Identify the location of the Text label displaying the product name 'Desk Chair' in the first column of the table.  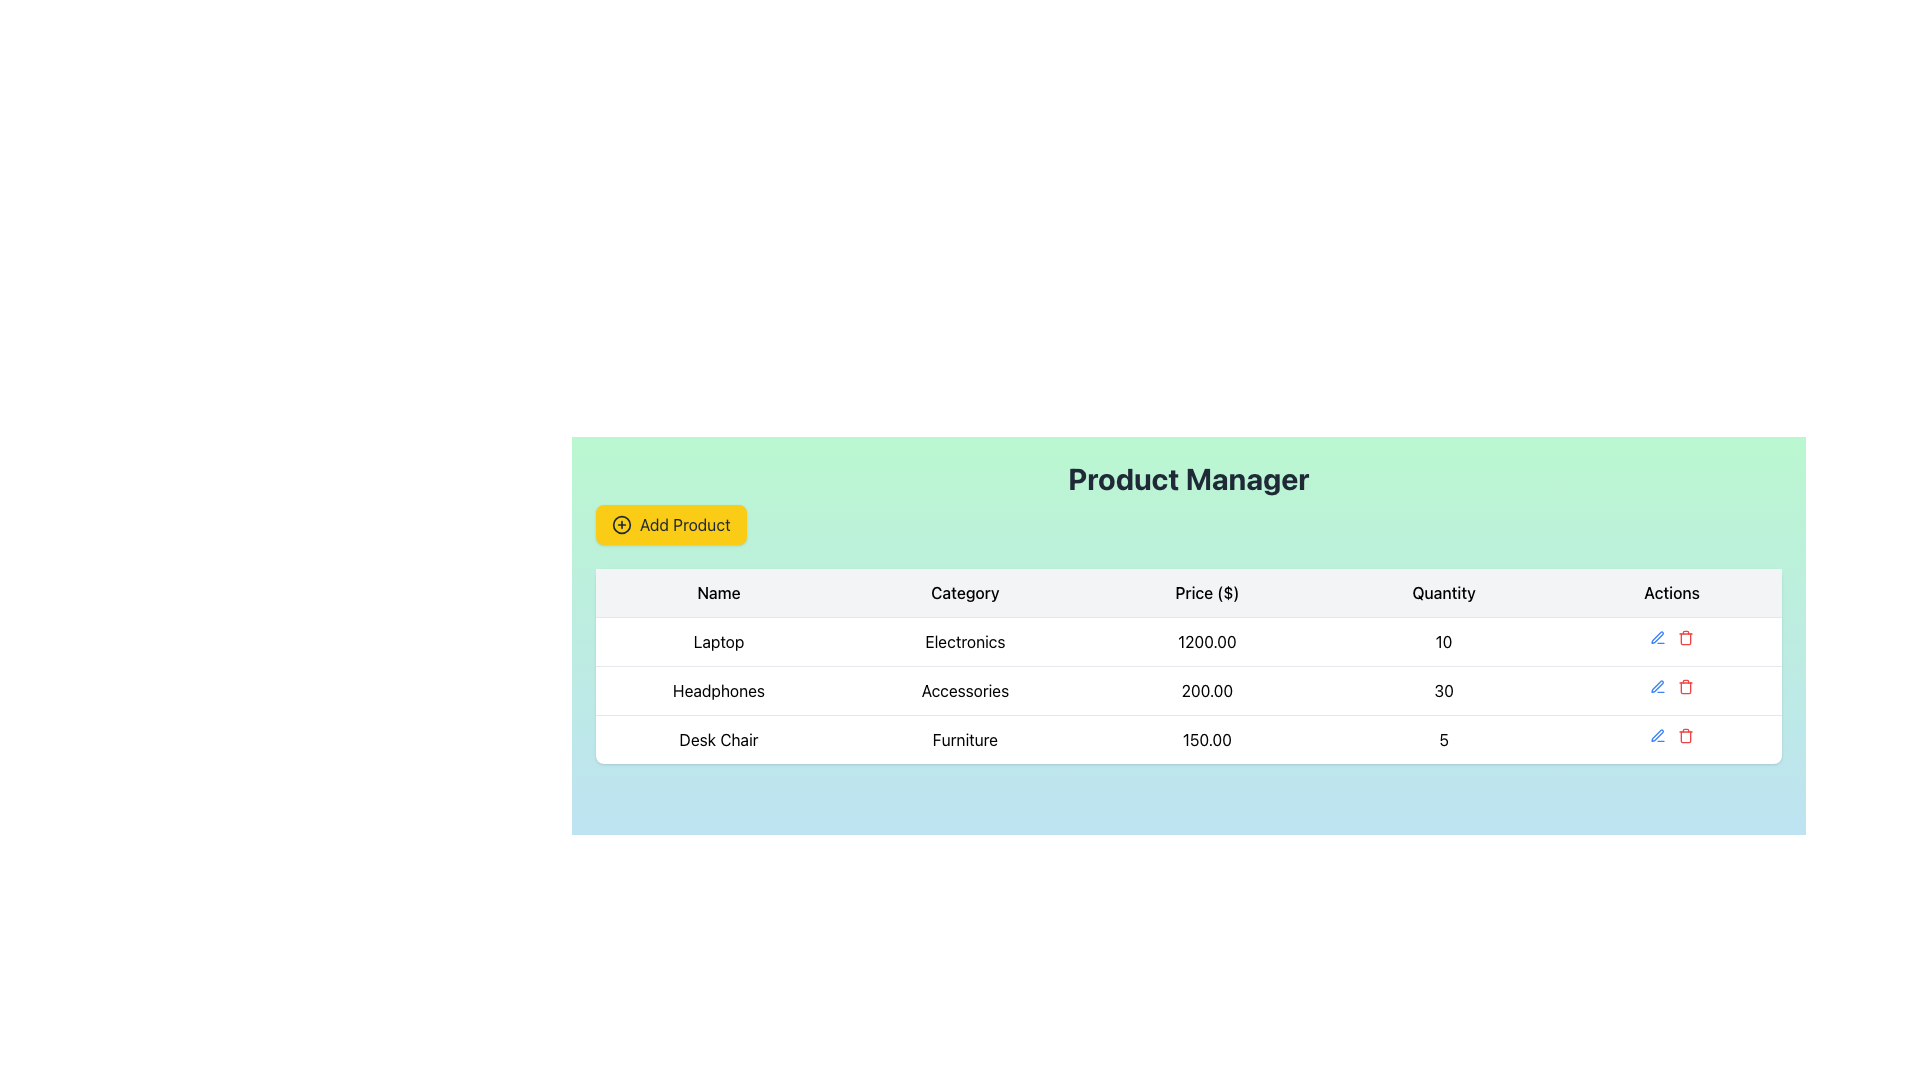
(719, 739).